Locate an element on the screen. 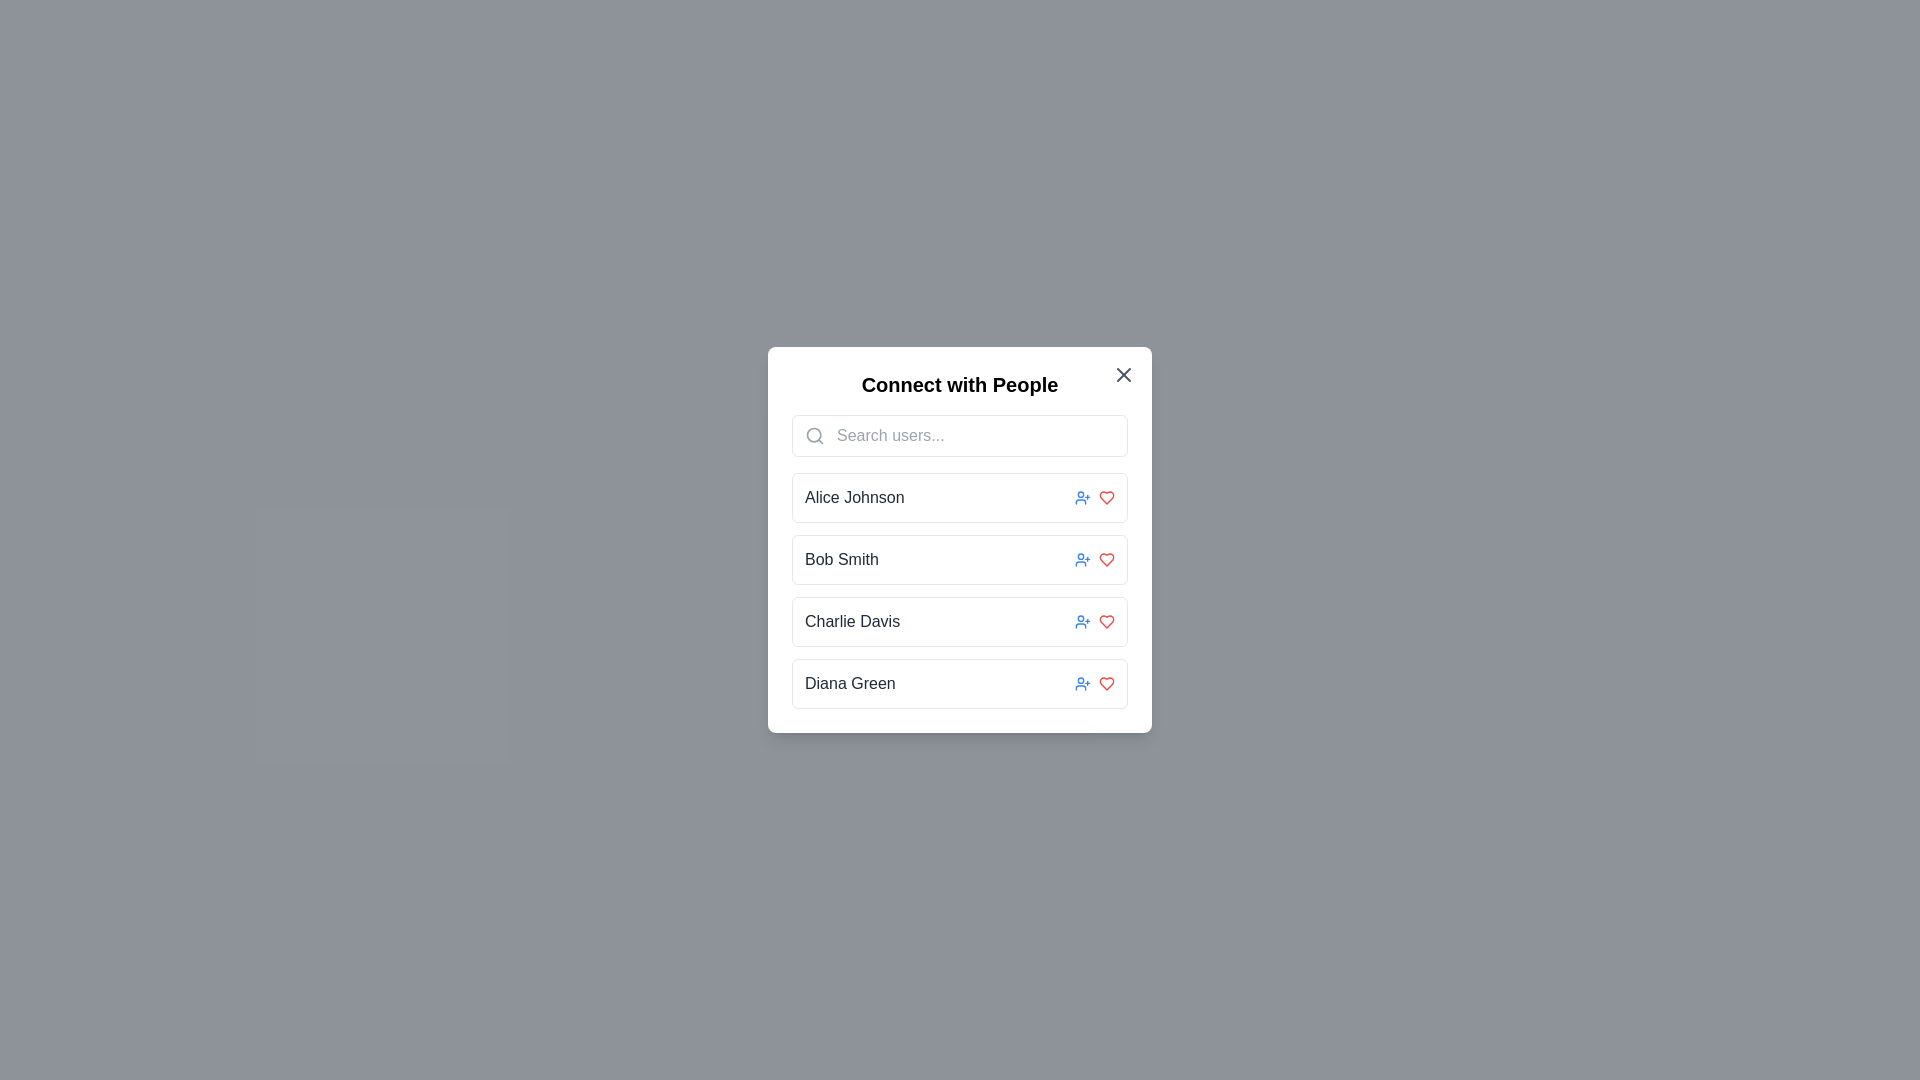 This screenshot has height=1080, width=1920. the text label displaying the user name 'Charlie Davis' in the third row of the connection selection interface is located at coordinates (852, 620).